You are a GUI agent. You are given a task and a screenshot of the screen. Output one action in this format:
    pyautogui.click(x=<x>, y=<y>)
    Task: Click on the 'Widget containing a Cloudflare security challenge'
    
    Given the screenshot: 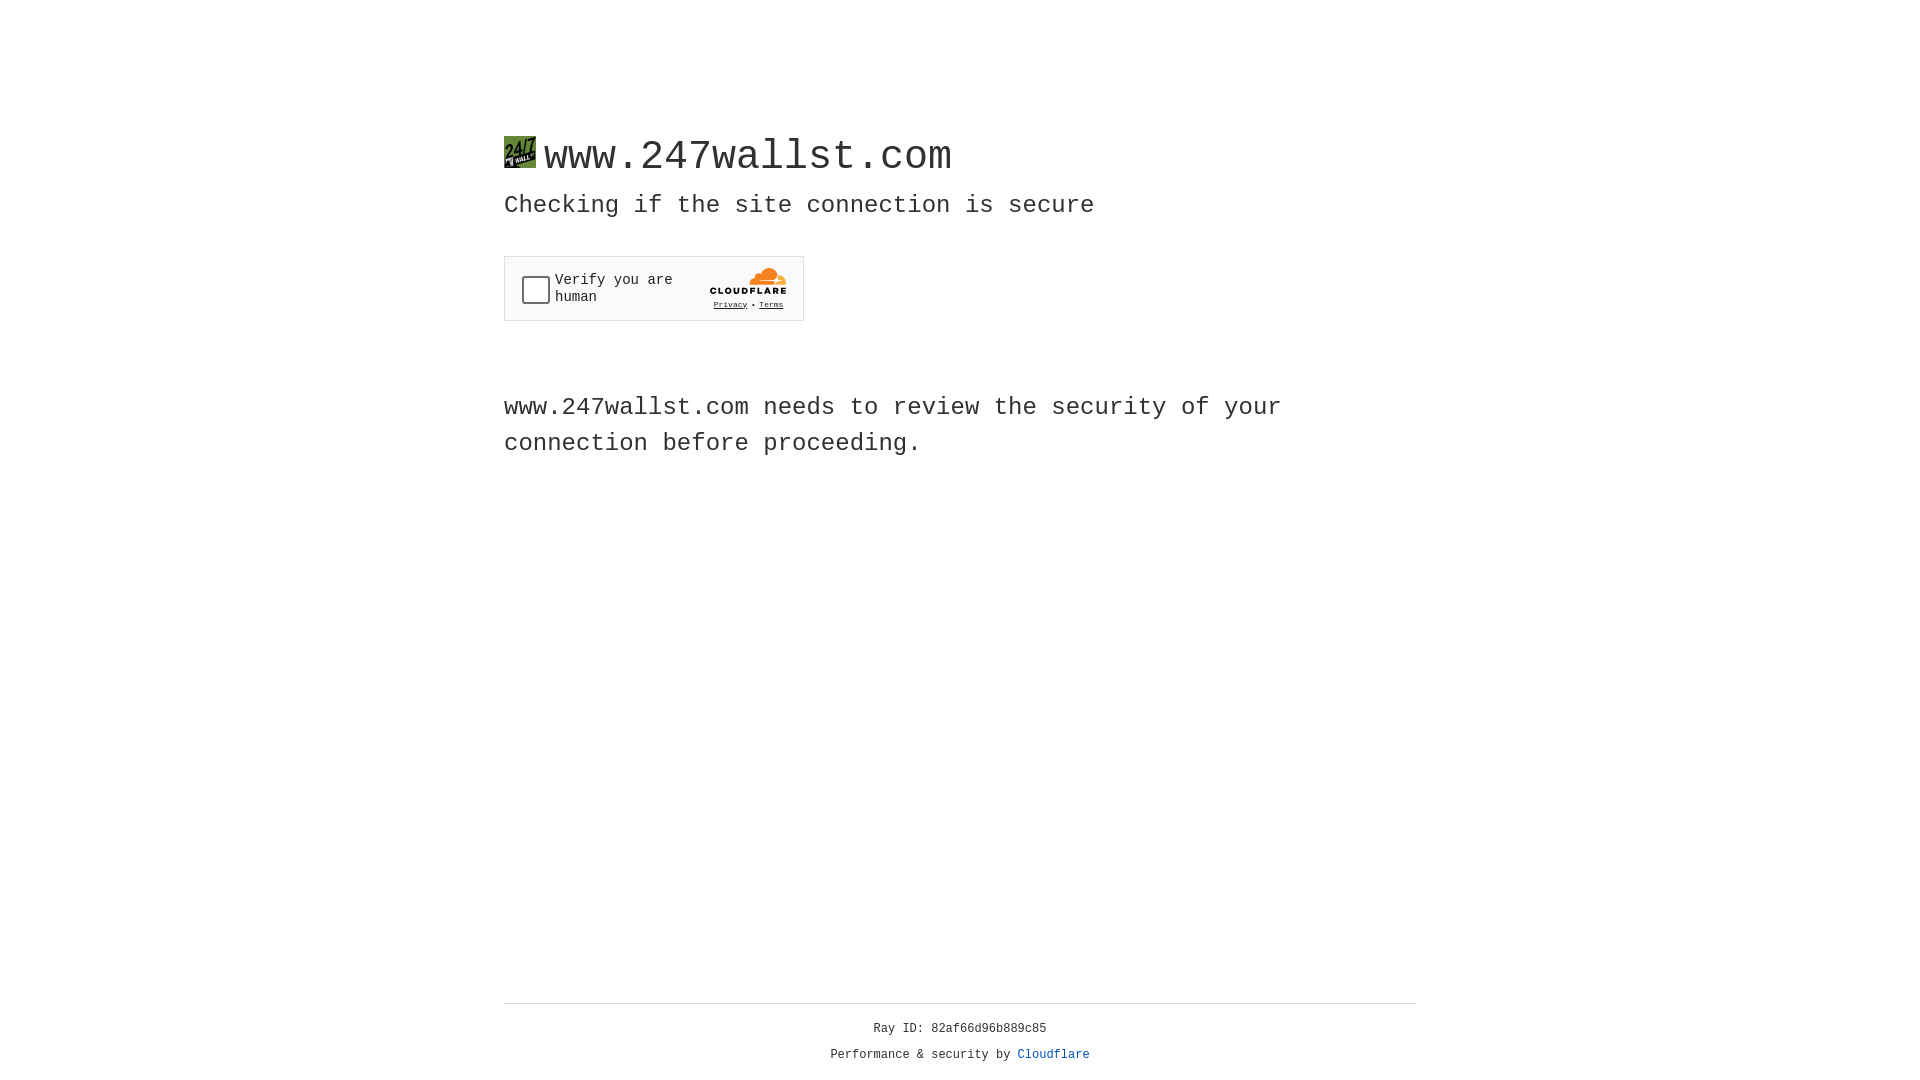 What is the action you would take?
    pyautogui.click(x=653, y=288)
    